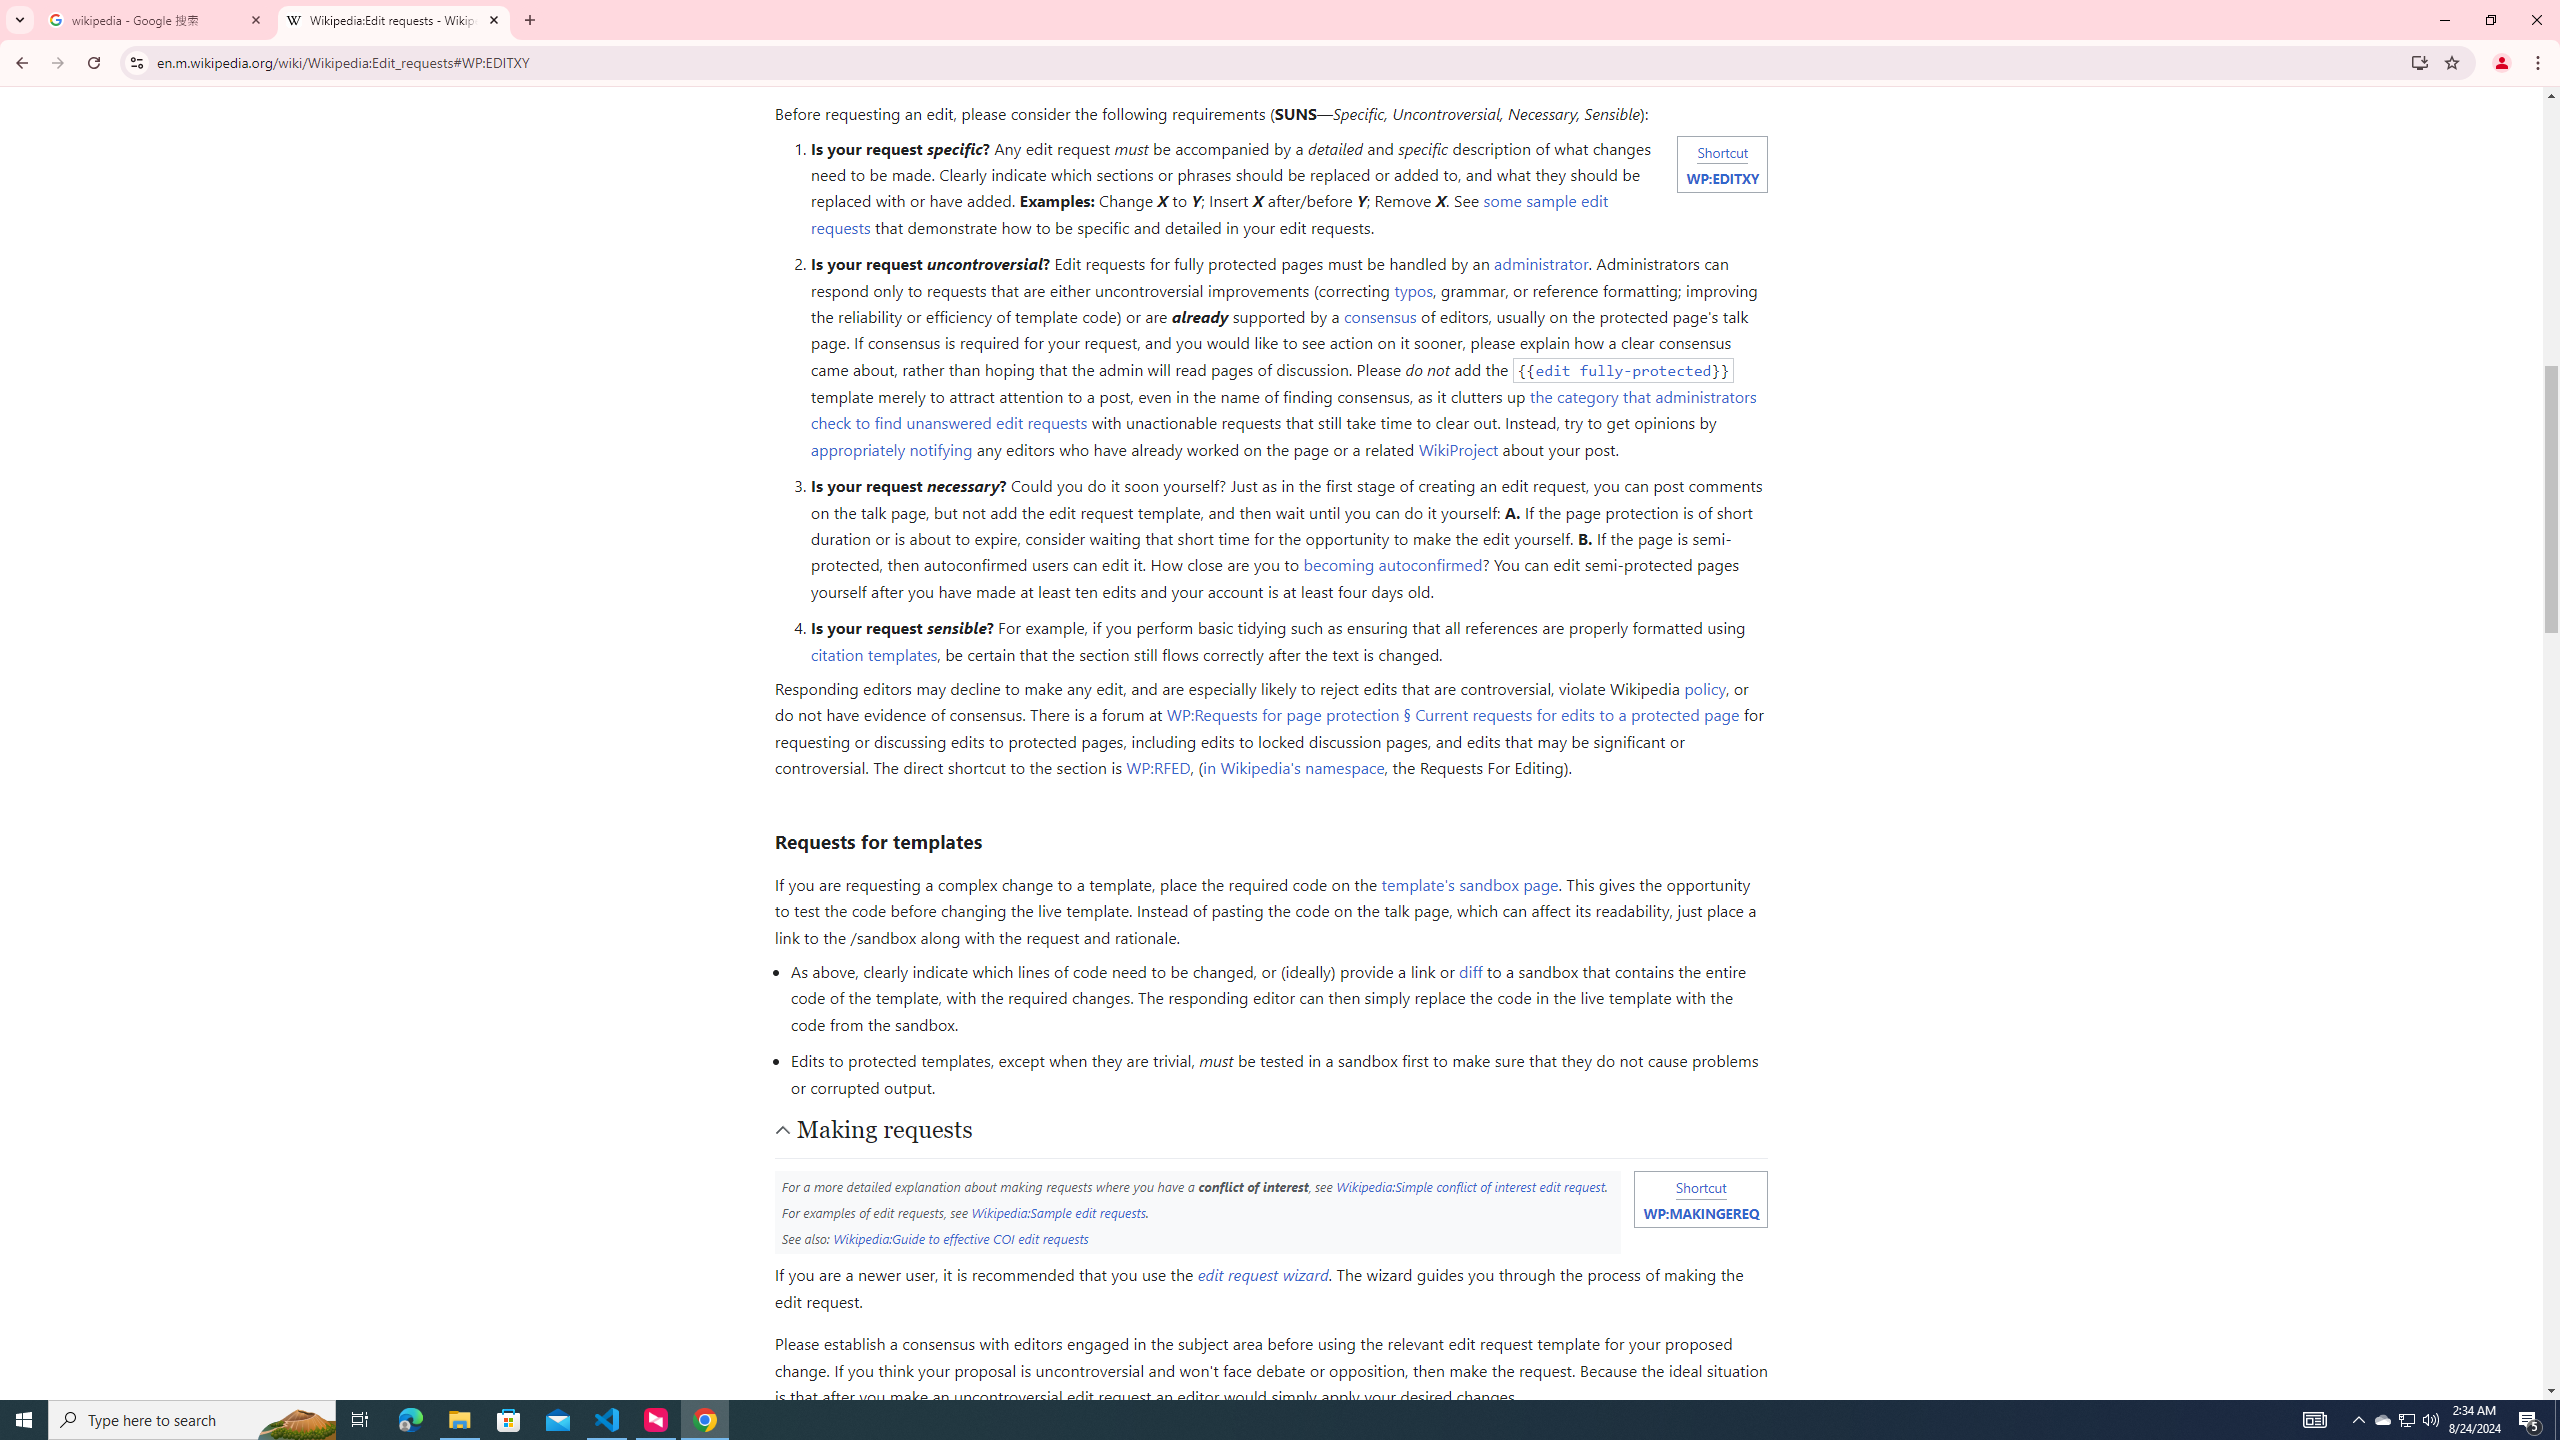 Image resolution: width=2560 pixels, height=1440 pixels. What do you see at coordinates (529, 19) in the screenshot?
I see `'New Tab'` at bounding box center [529, 19].